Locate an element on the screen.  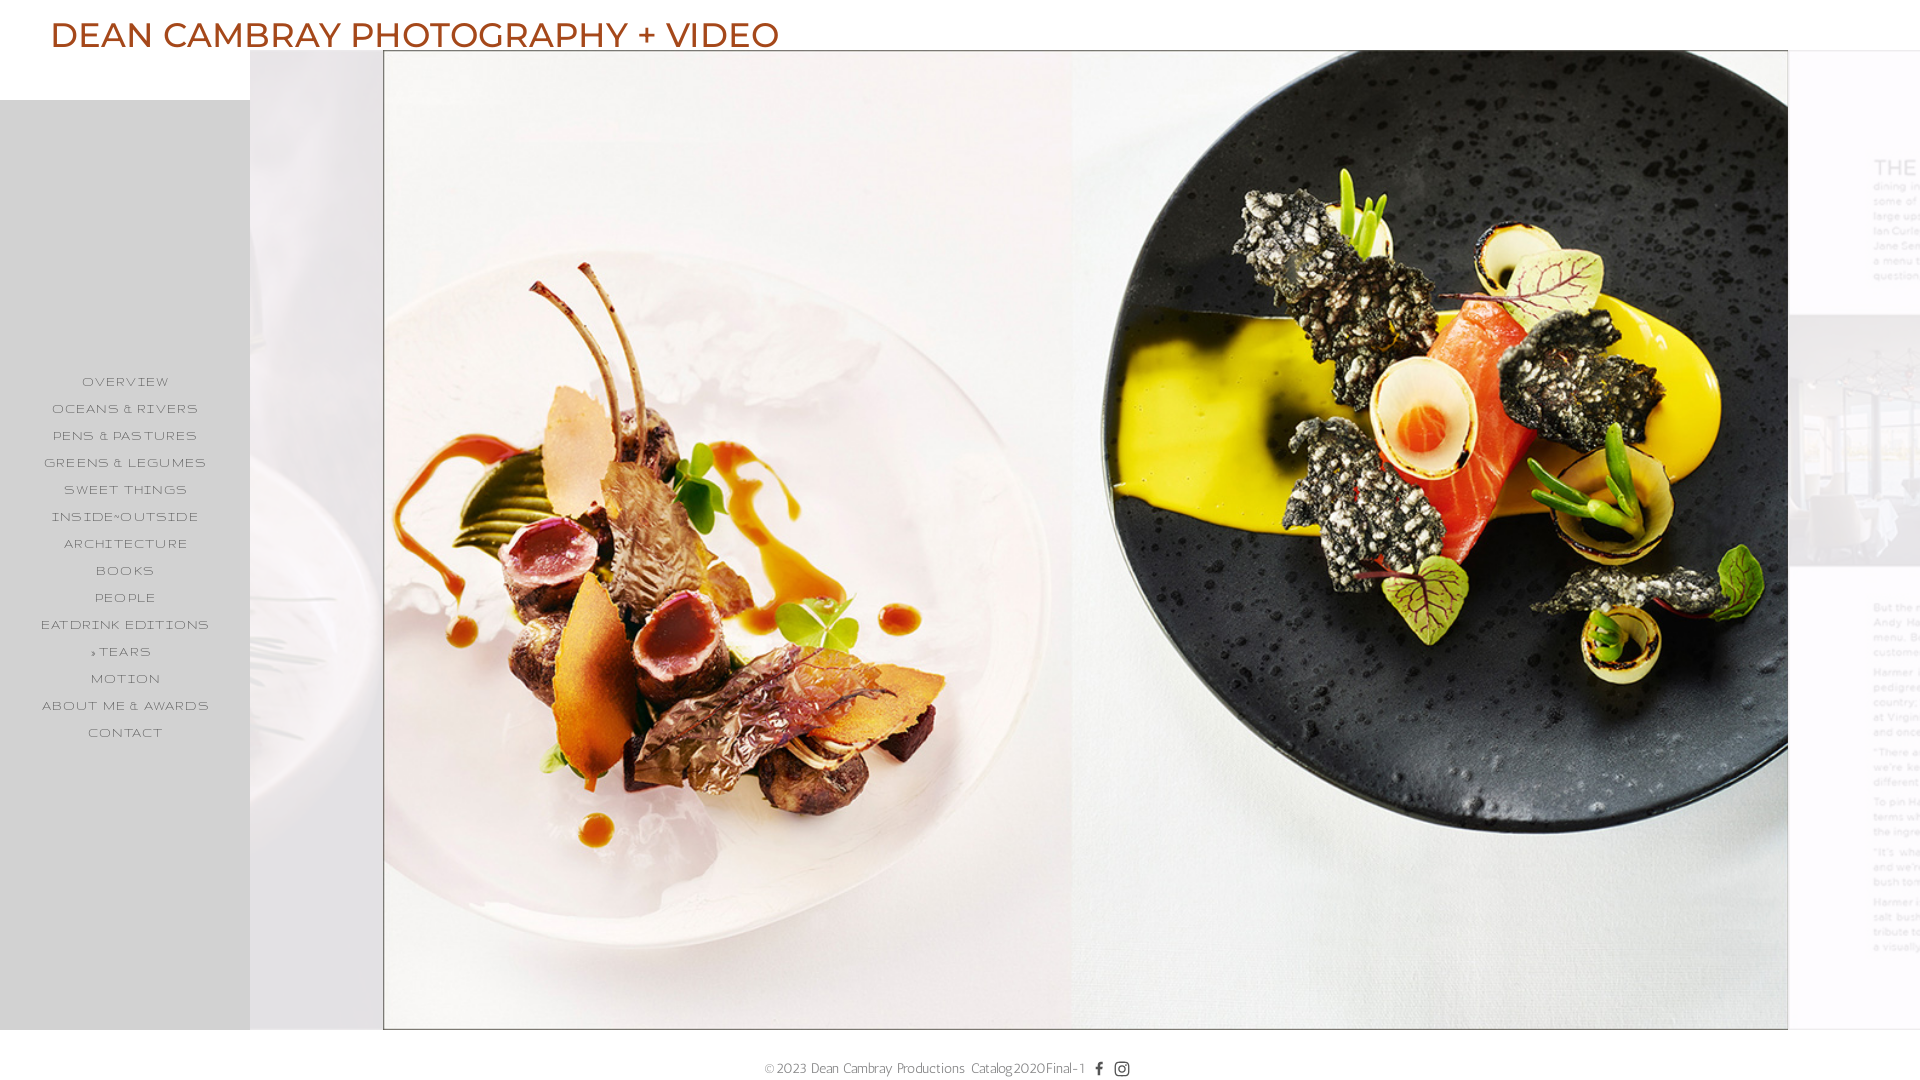
'MOTION' is located at coordinates (90, 677).